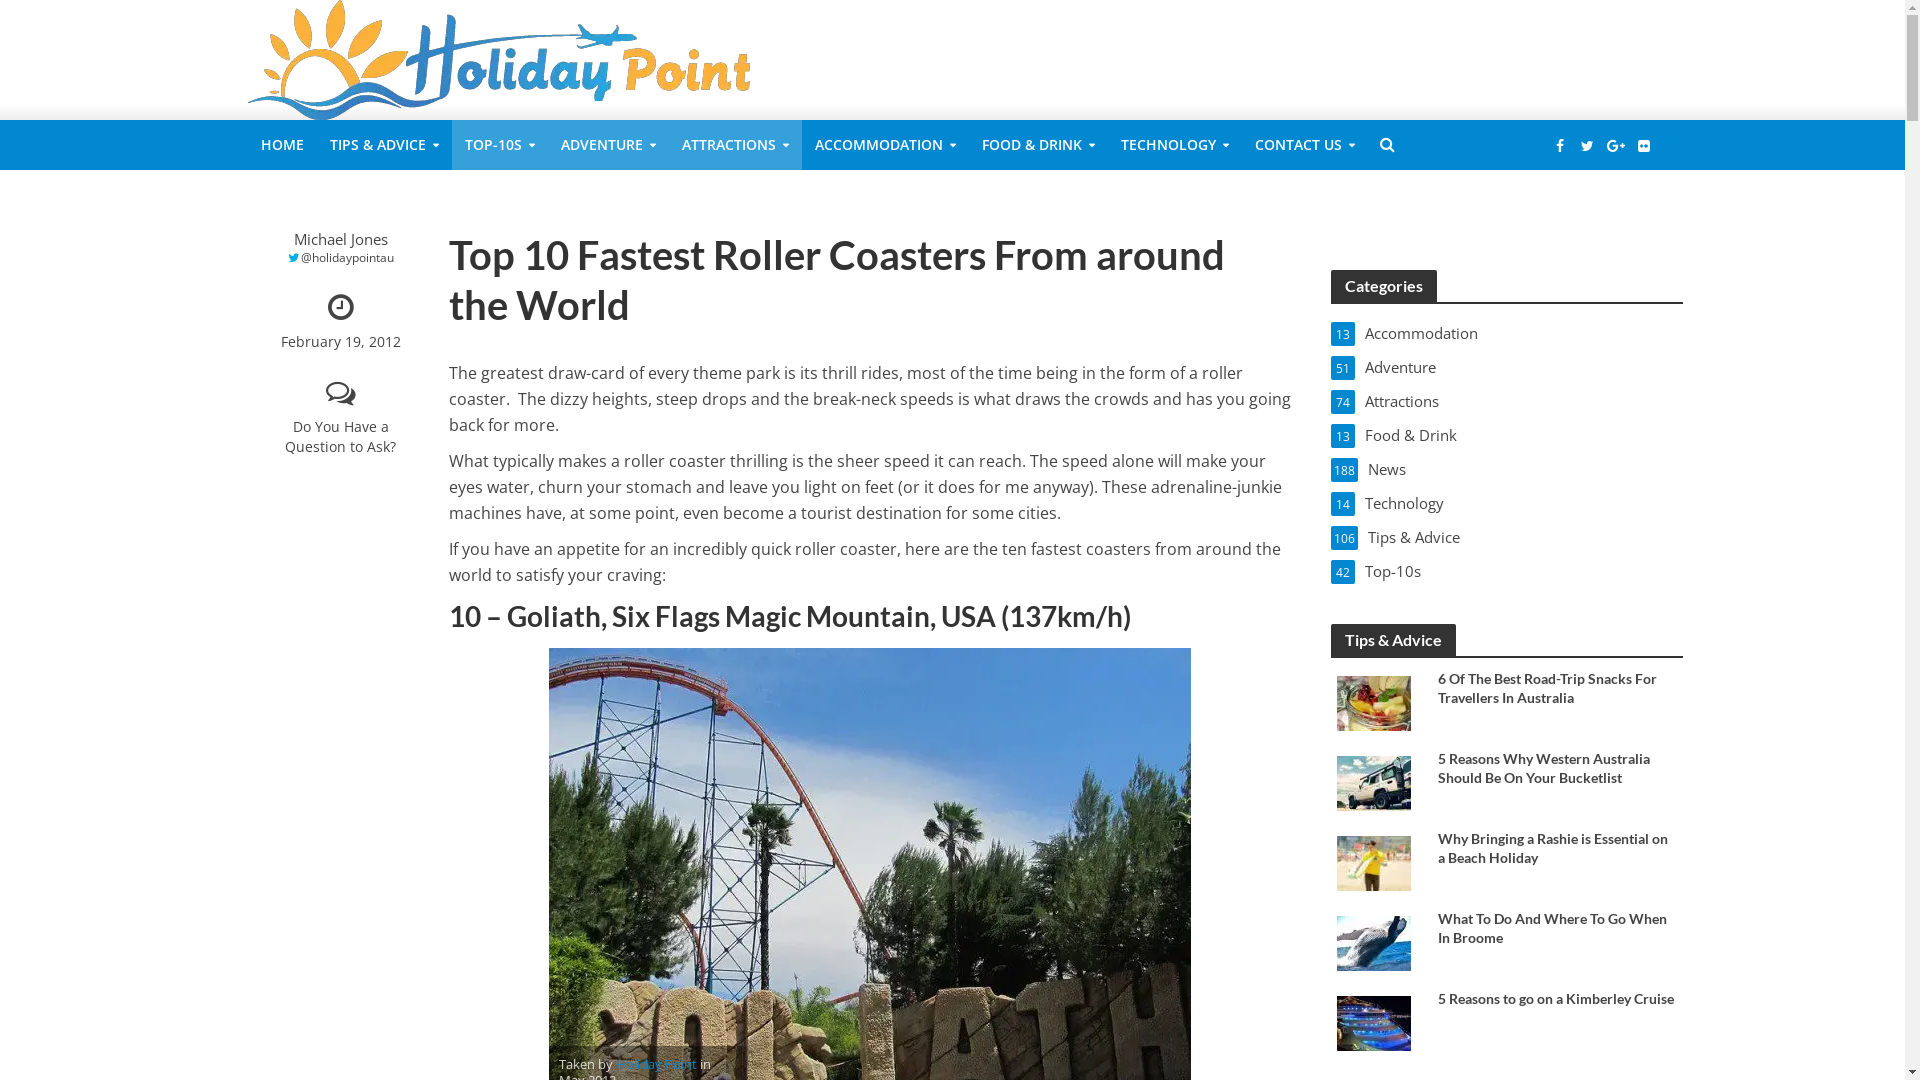 Image resolution: width=1920 pixels, height=1080 pixels. I want to click on 'Holiday Point', so click(656, 1064).